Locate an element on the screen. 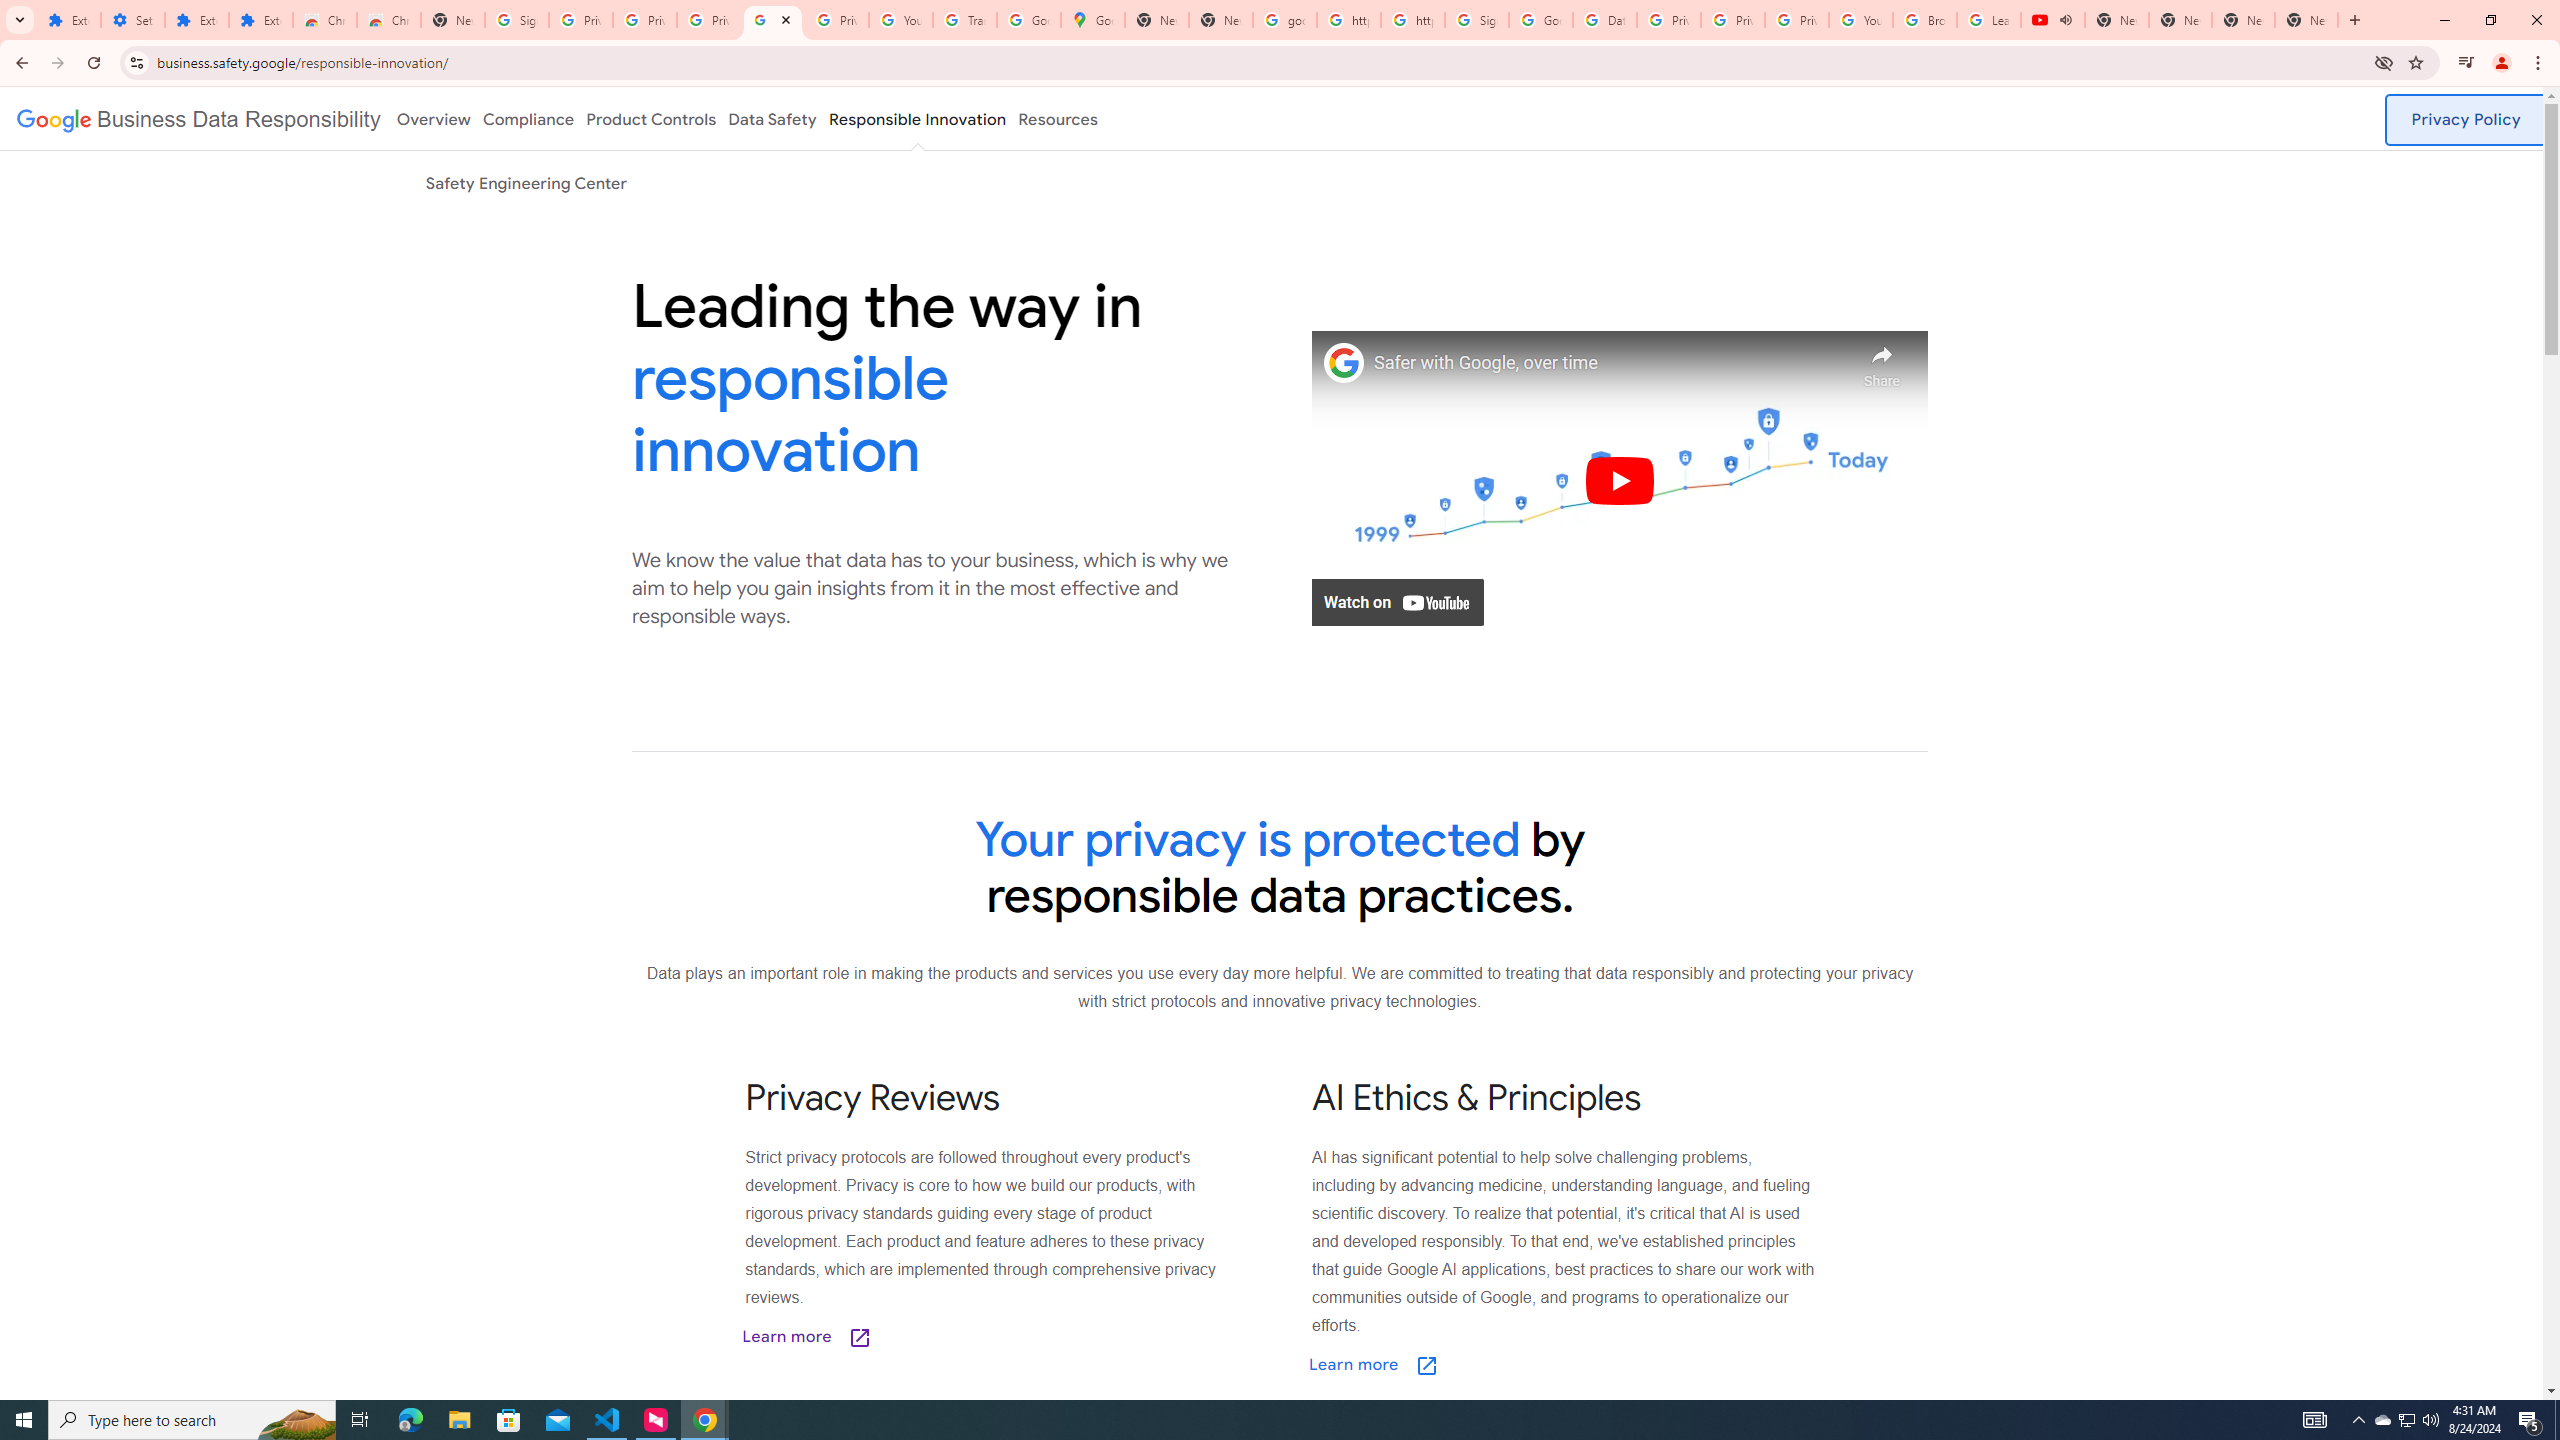 This screenshot has height=1440, width=2560. 'Chrome Web Store' is located at coordinates (325, 19).